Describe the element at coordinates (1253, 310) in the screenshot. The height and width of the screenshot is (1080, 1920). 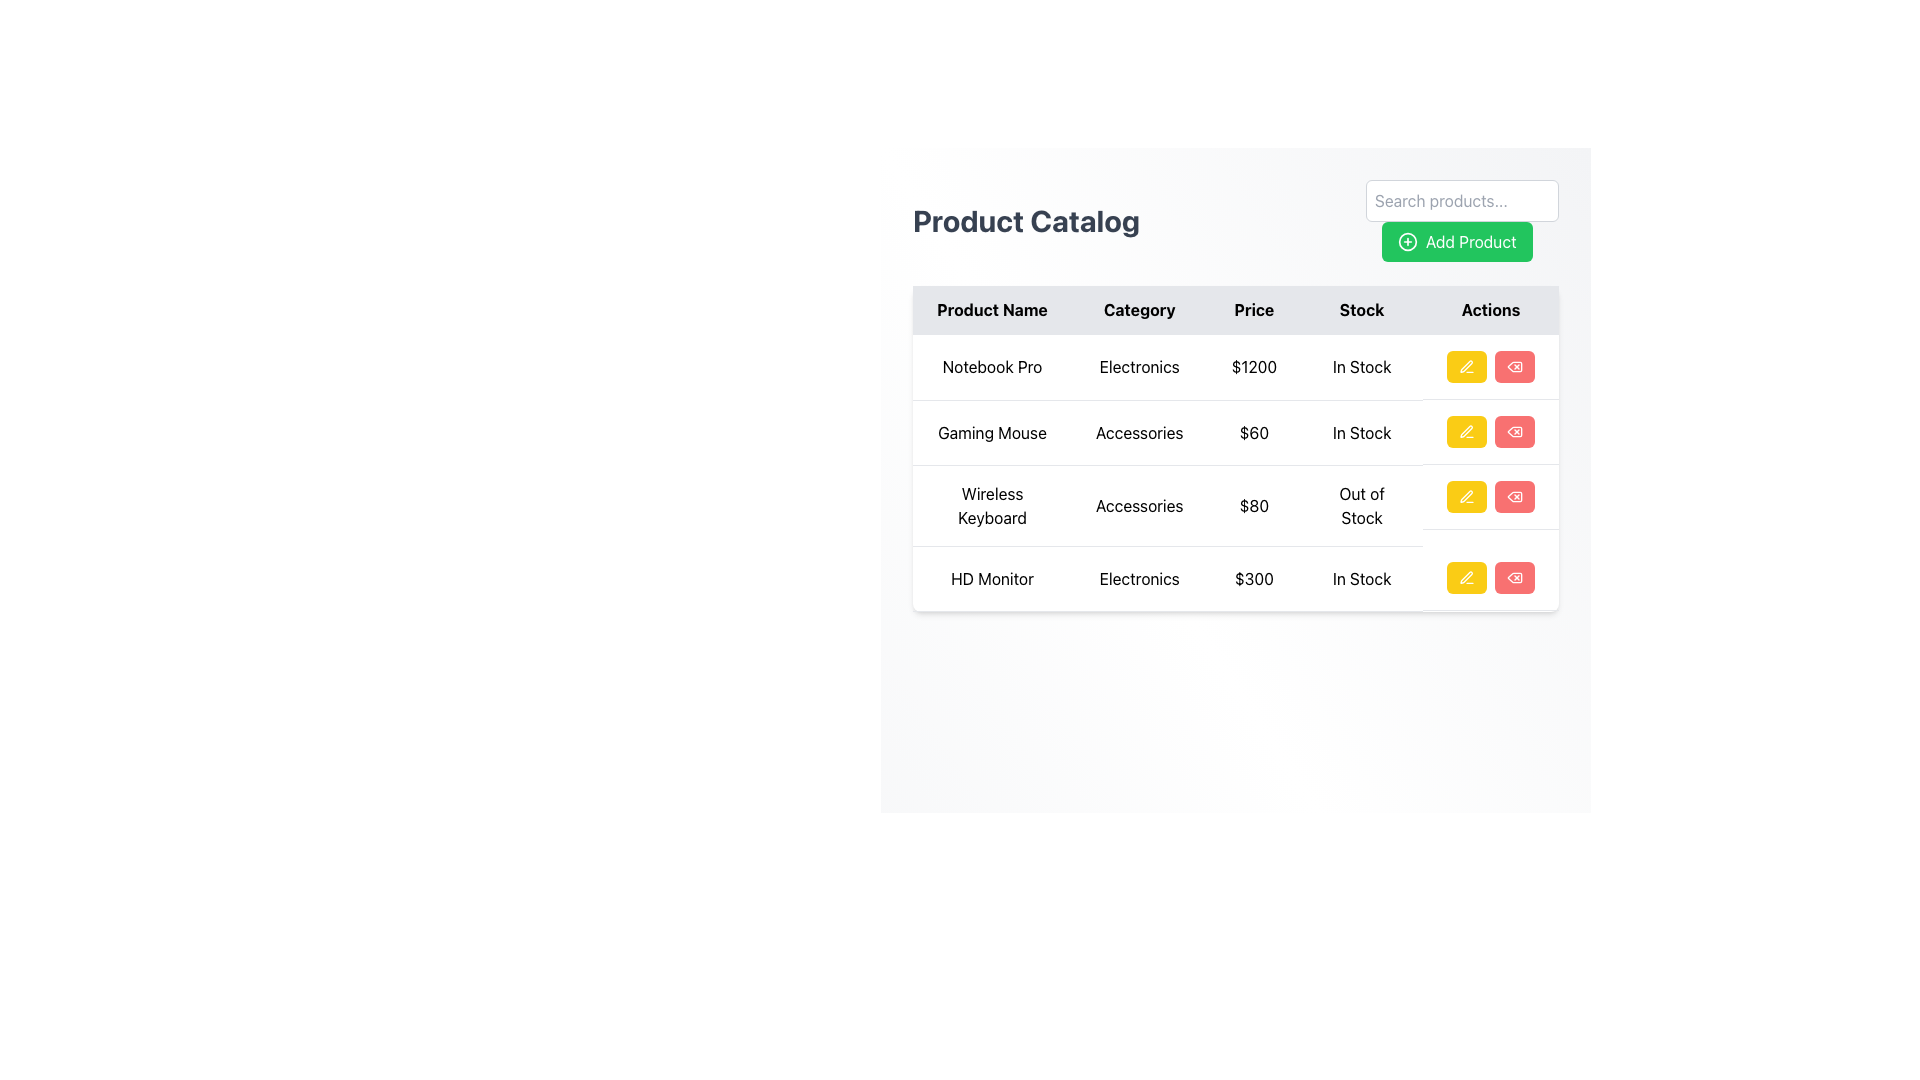
I see `the centrally aligned Text Label that denotes the product prices in the table, located between the 'Category' and 'Stock' headers` at that location.